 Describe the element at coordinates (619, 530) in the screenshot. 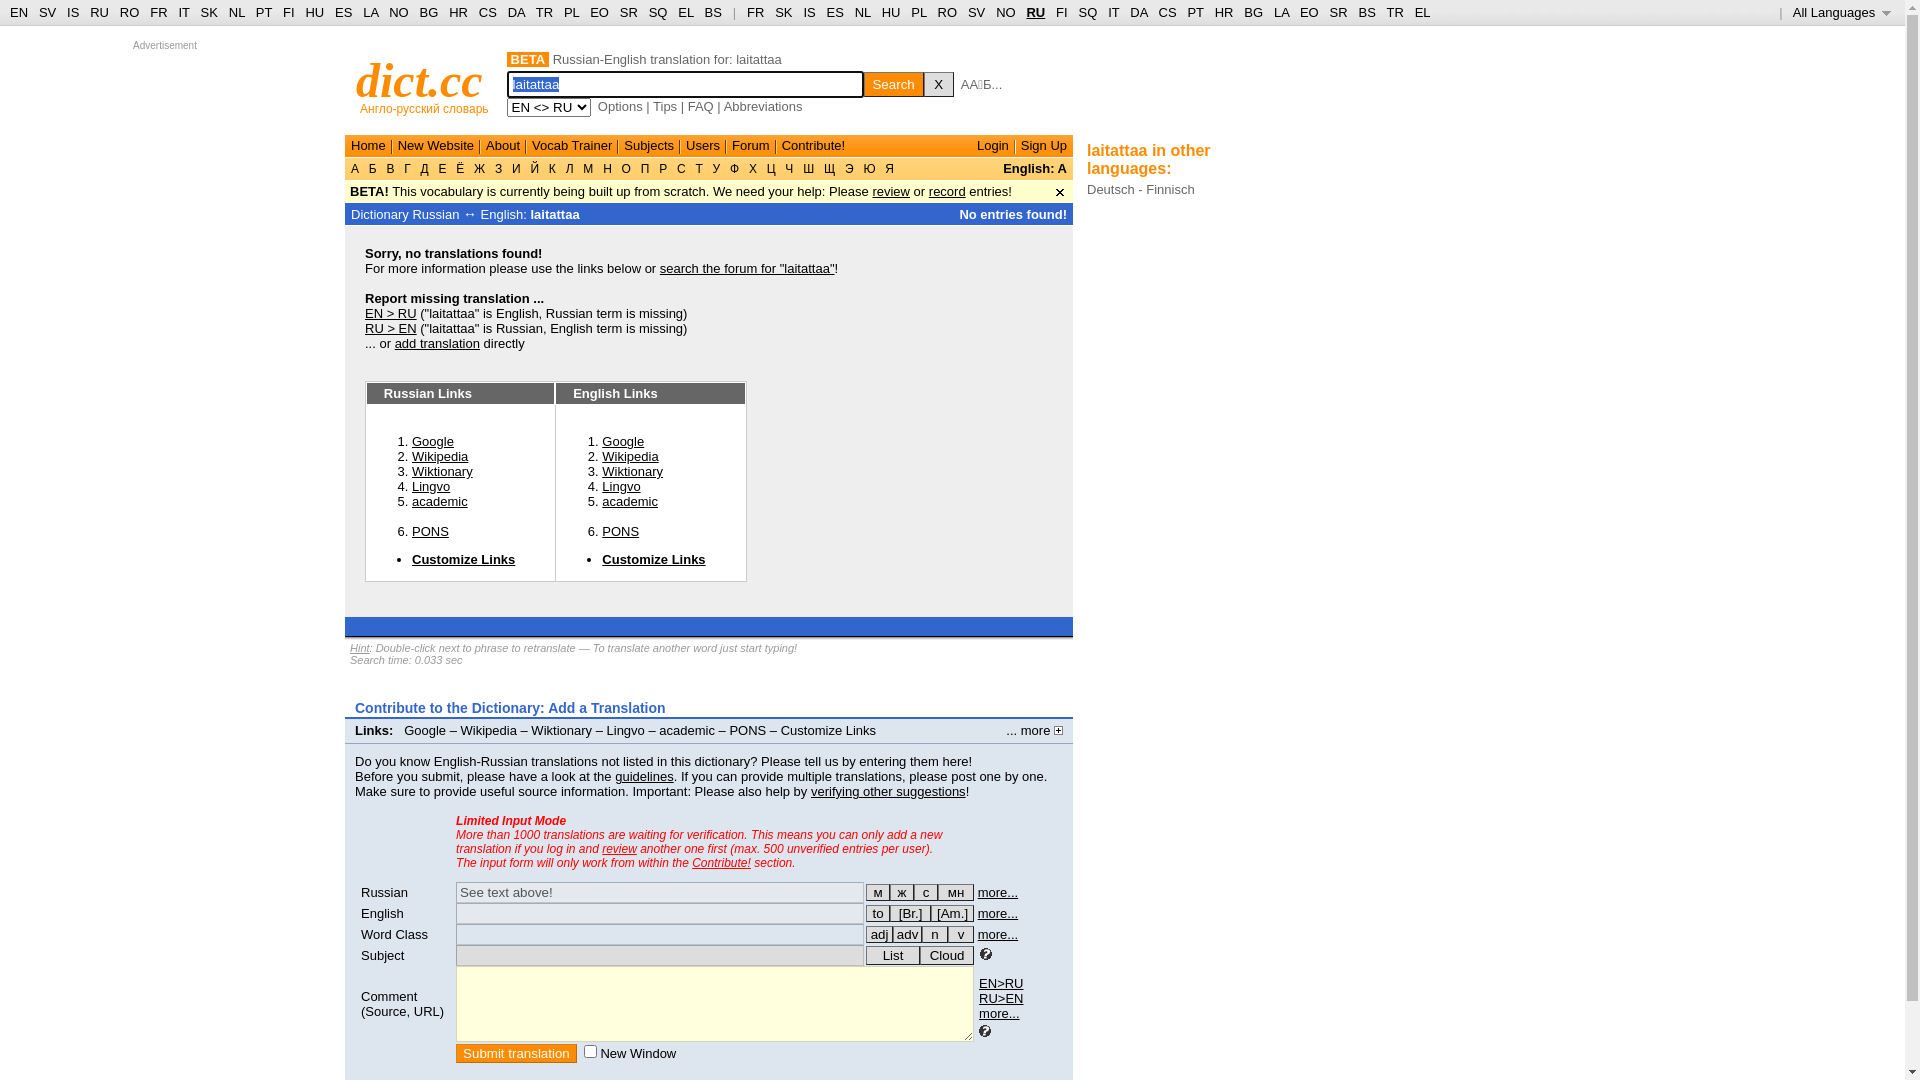

I see `'PONS'` at that location.